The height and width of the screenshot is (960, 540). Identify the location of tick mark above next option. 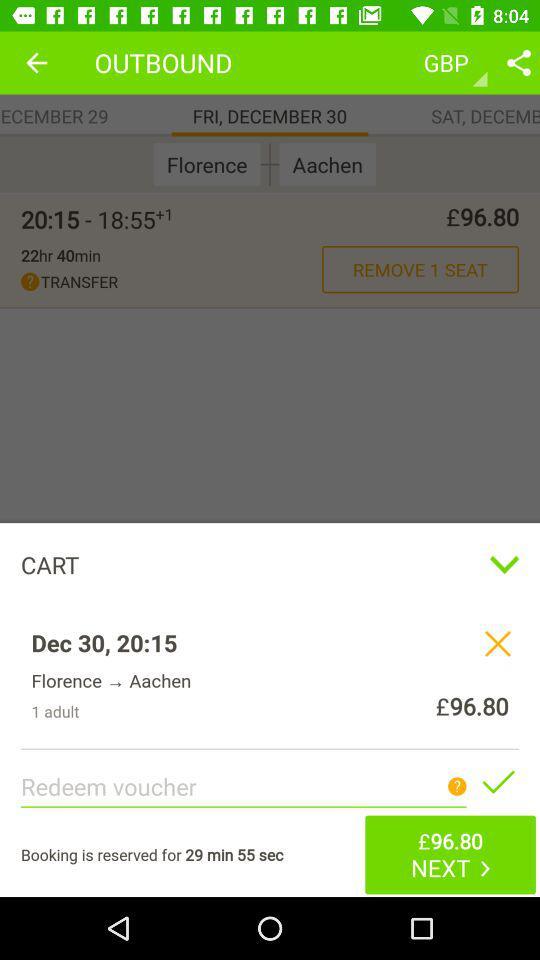
(496, 782).